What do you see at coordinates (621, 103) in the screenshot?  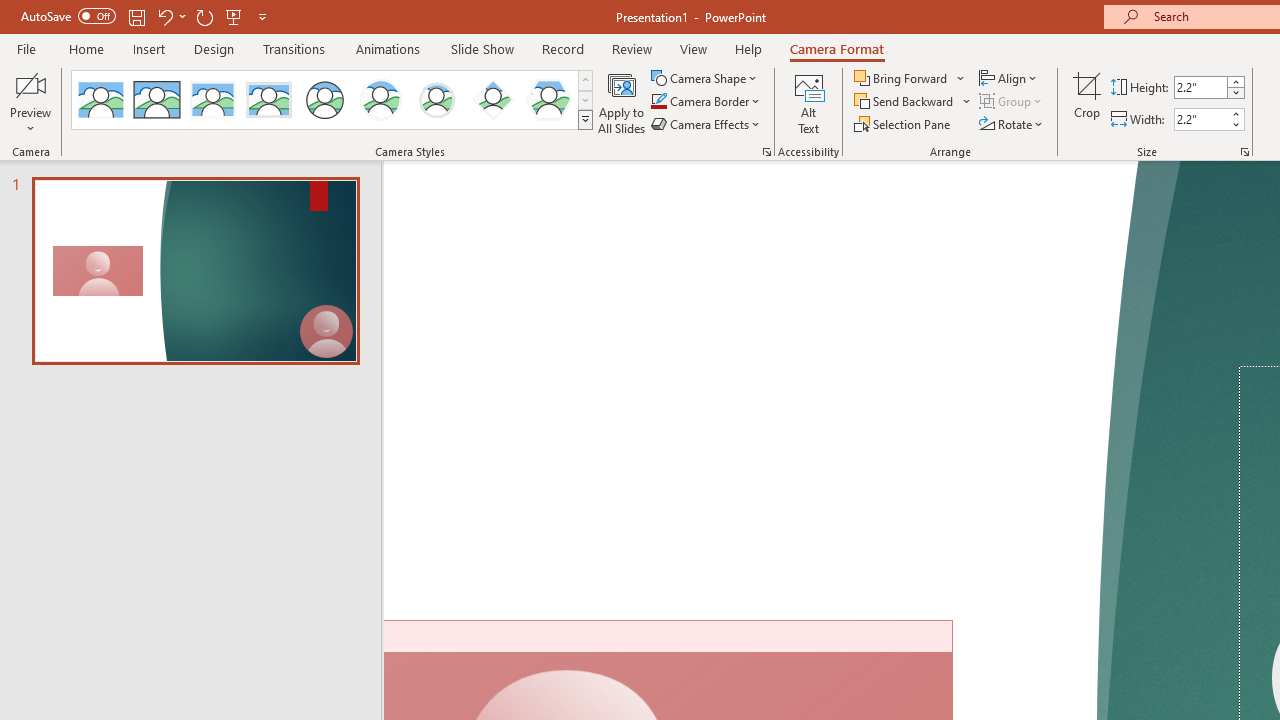 I see `'Apply to All Slides'` at bounding box center [621, 103].